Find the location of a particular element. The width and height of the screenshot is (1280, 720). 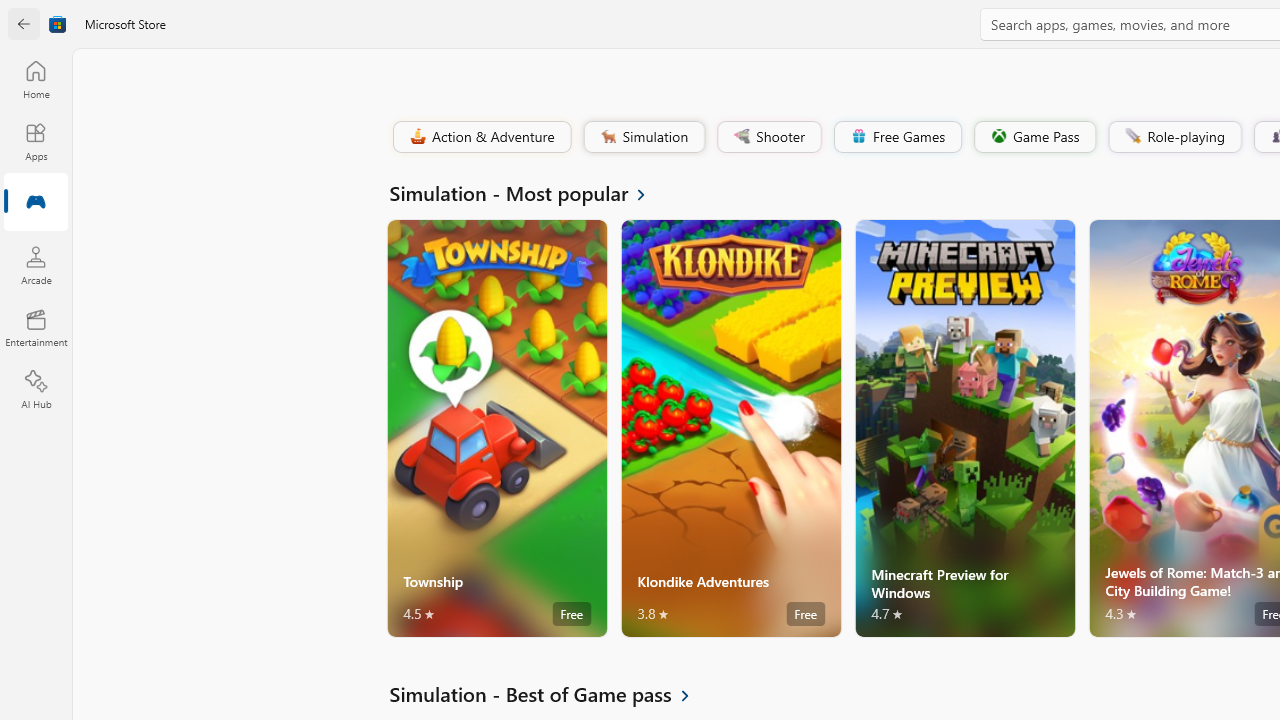

'Back' is located at coordinates (24, 24).